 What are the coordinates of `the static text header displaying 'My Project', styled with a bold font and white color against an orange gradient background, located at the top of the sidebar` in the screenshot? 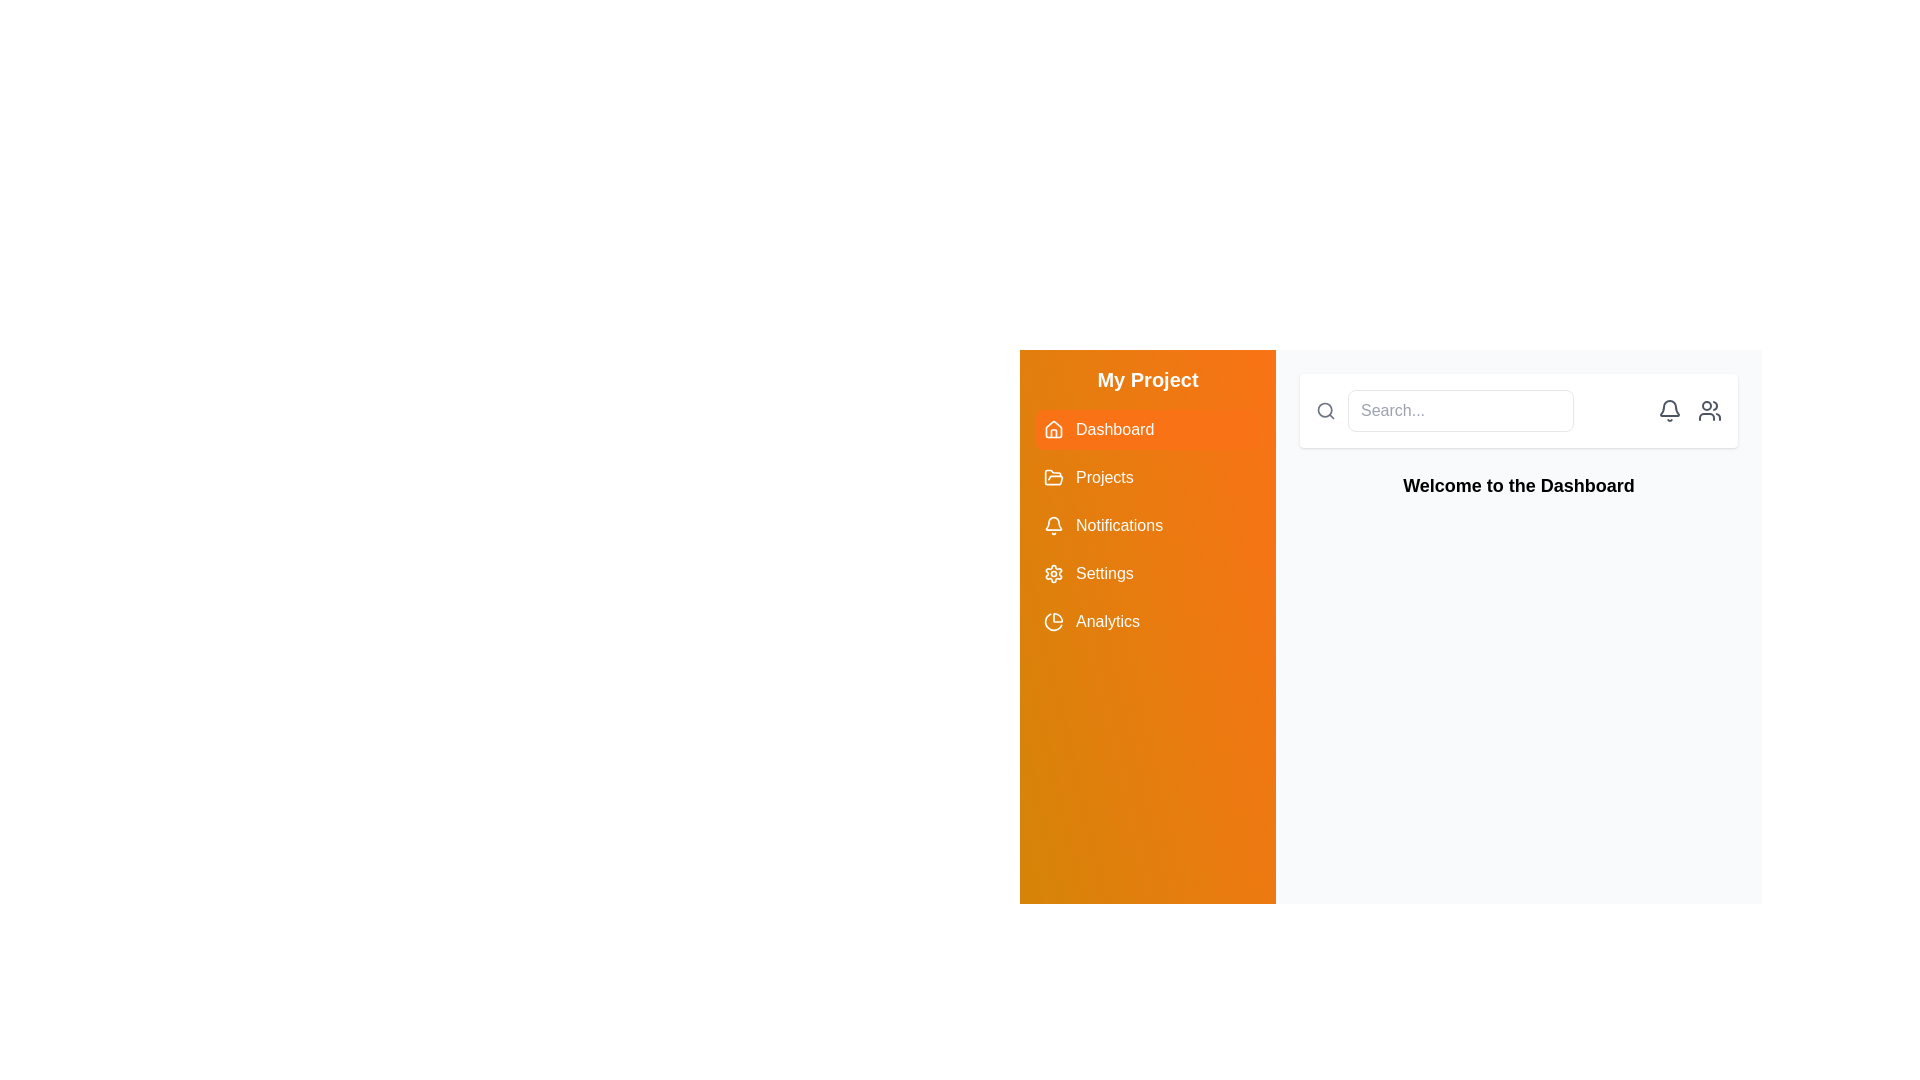 It's located at (1147, 380).